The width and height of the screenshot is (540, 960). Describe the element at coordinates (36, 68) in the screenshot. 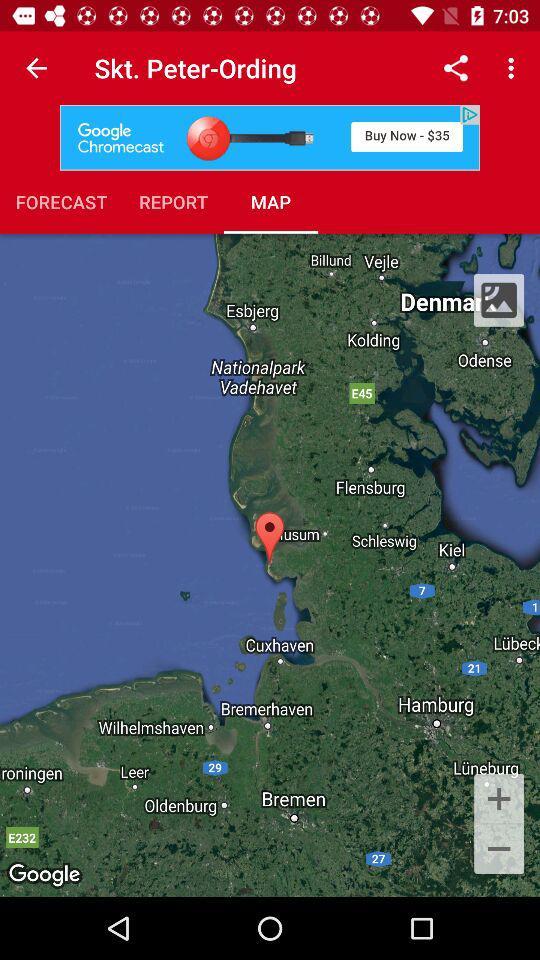

I see `item next to skt. peter-ording` at that location.